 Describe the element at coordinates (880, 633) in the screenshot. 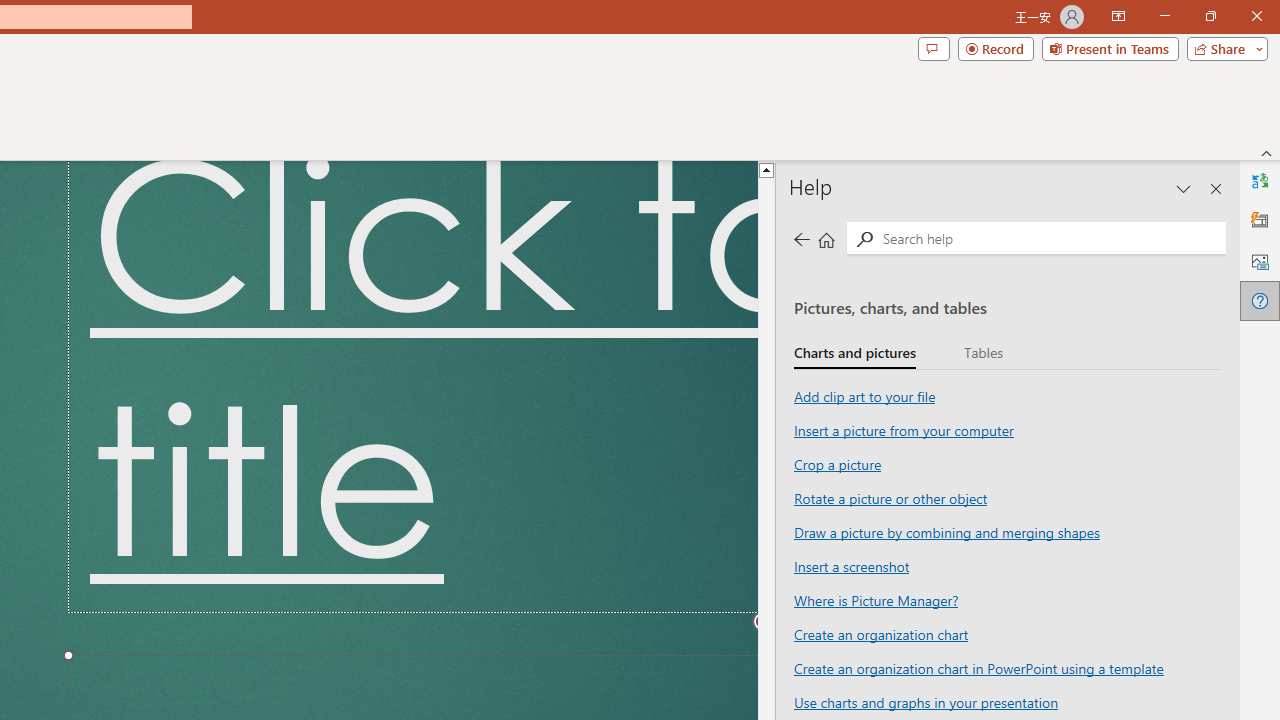

I see `'Create an organization chart'` at that location.